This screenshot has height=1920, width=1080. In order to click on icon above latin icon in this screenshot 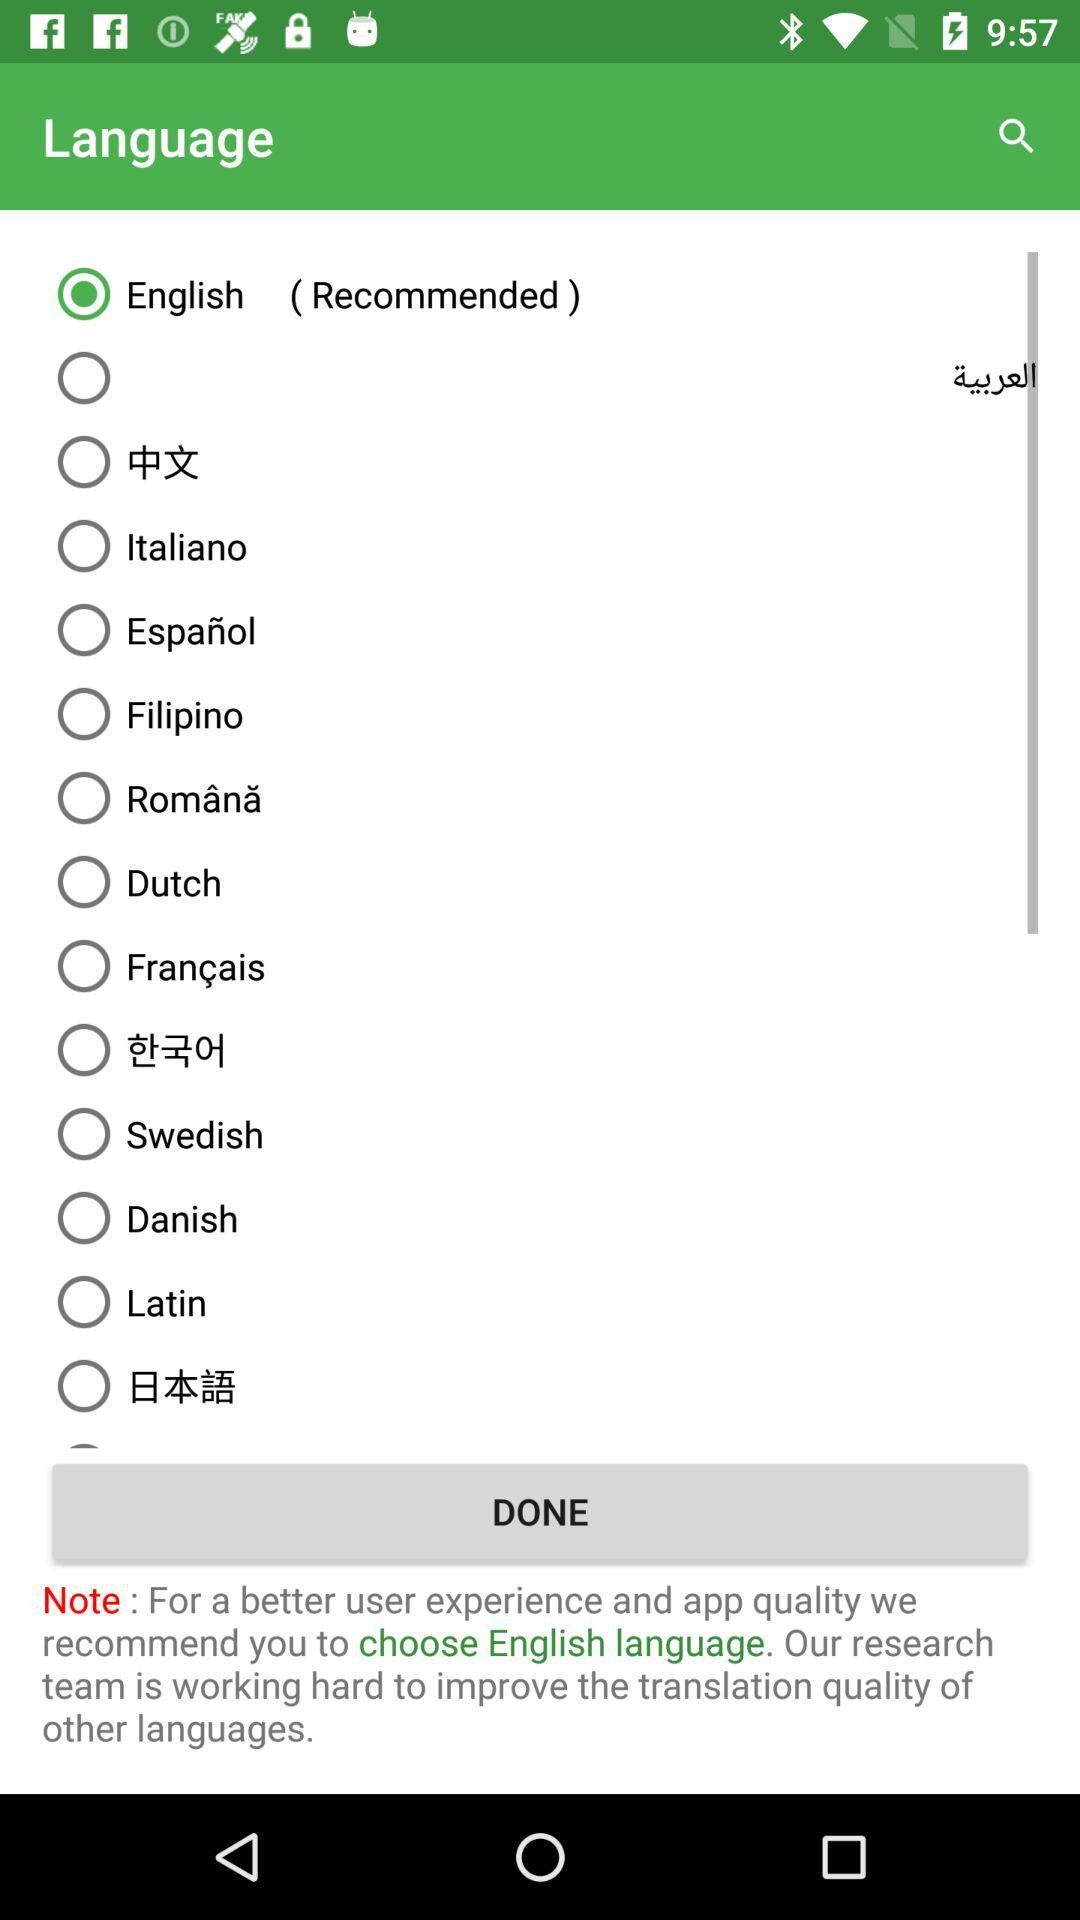, I will do `click(540, 1217)`.